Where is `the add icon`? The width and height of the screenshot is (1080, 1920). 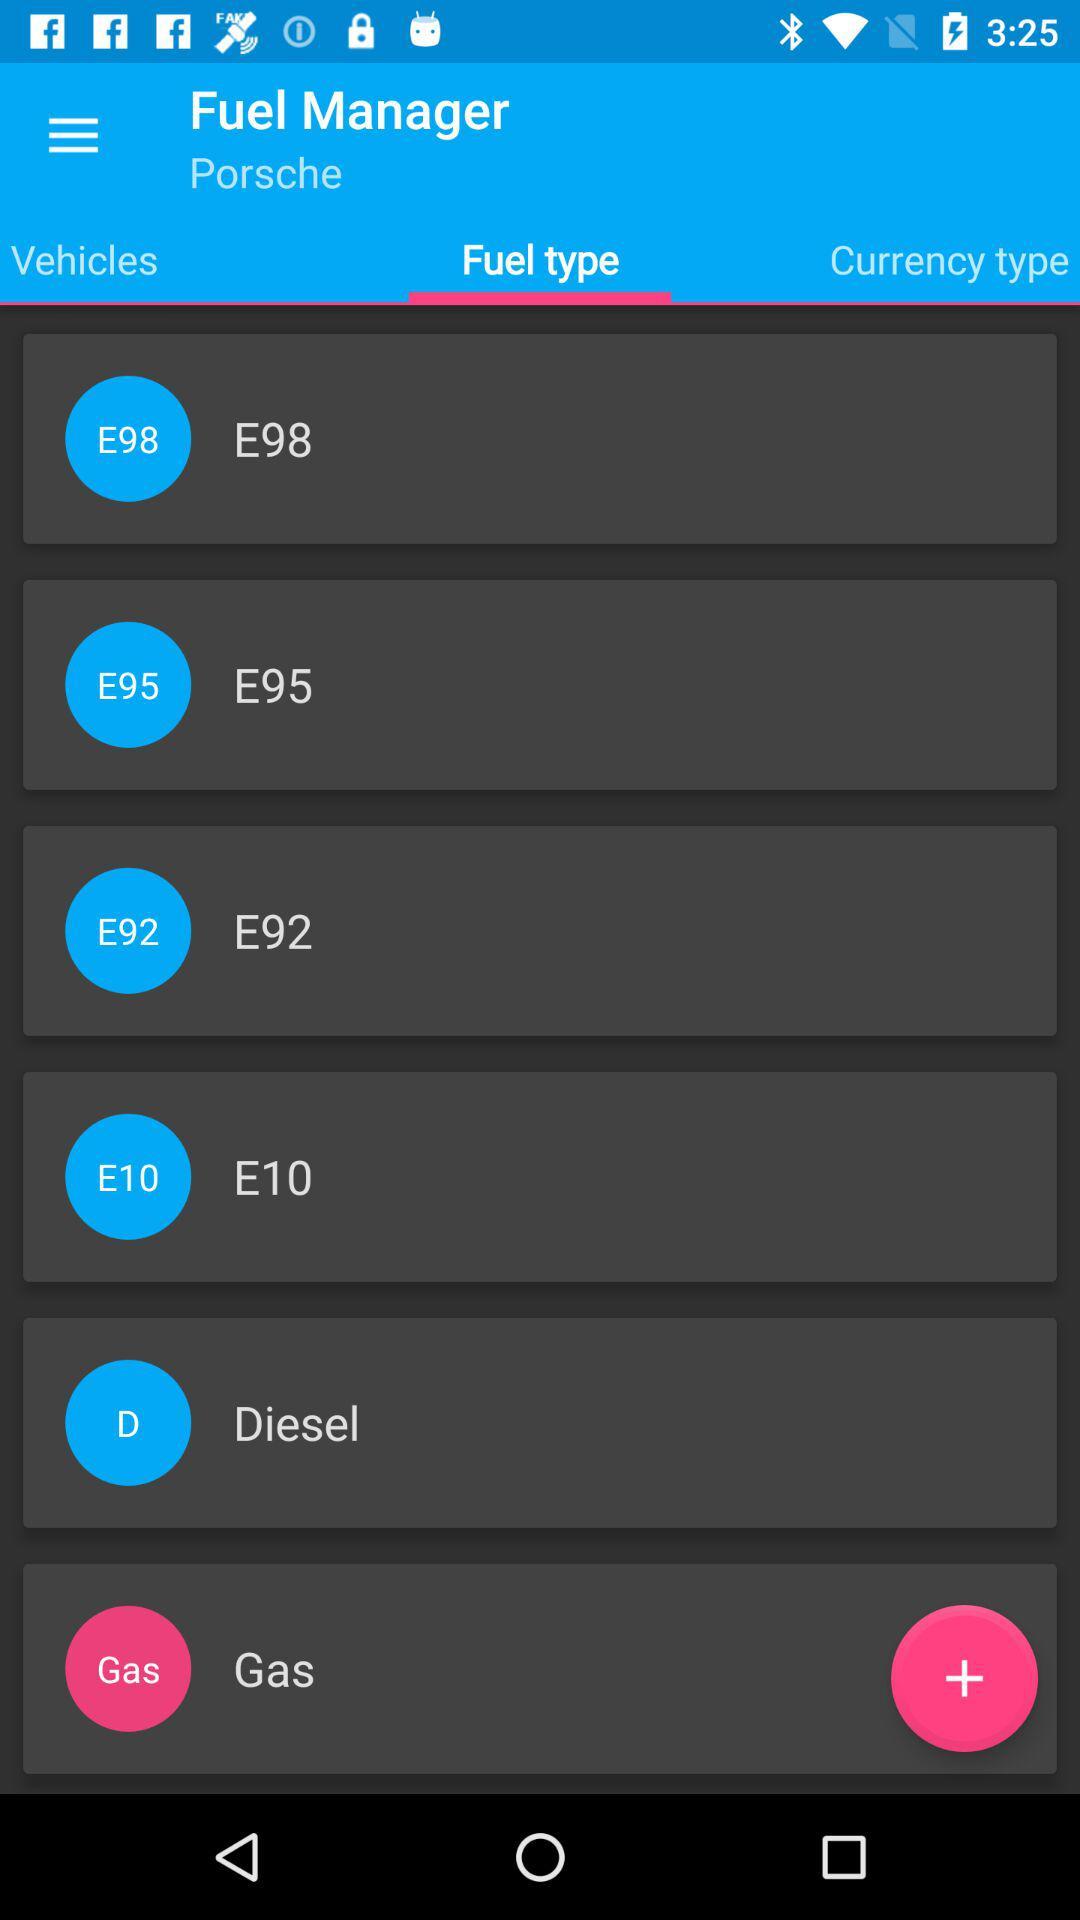
the add icon is located at coordinates (963, 1678).